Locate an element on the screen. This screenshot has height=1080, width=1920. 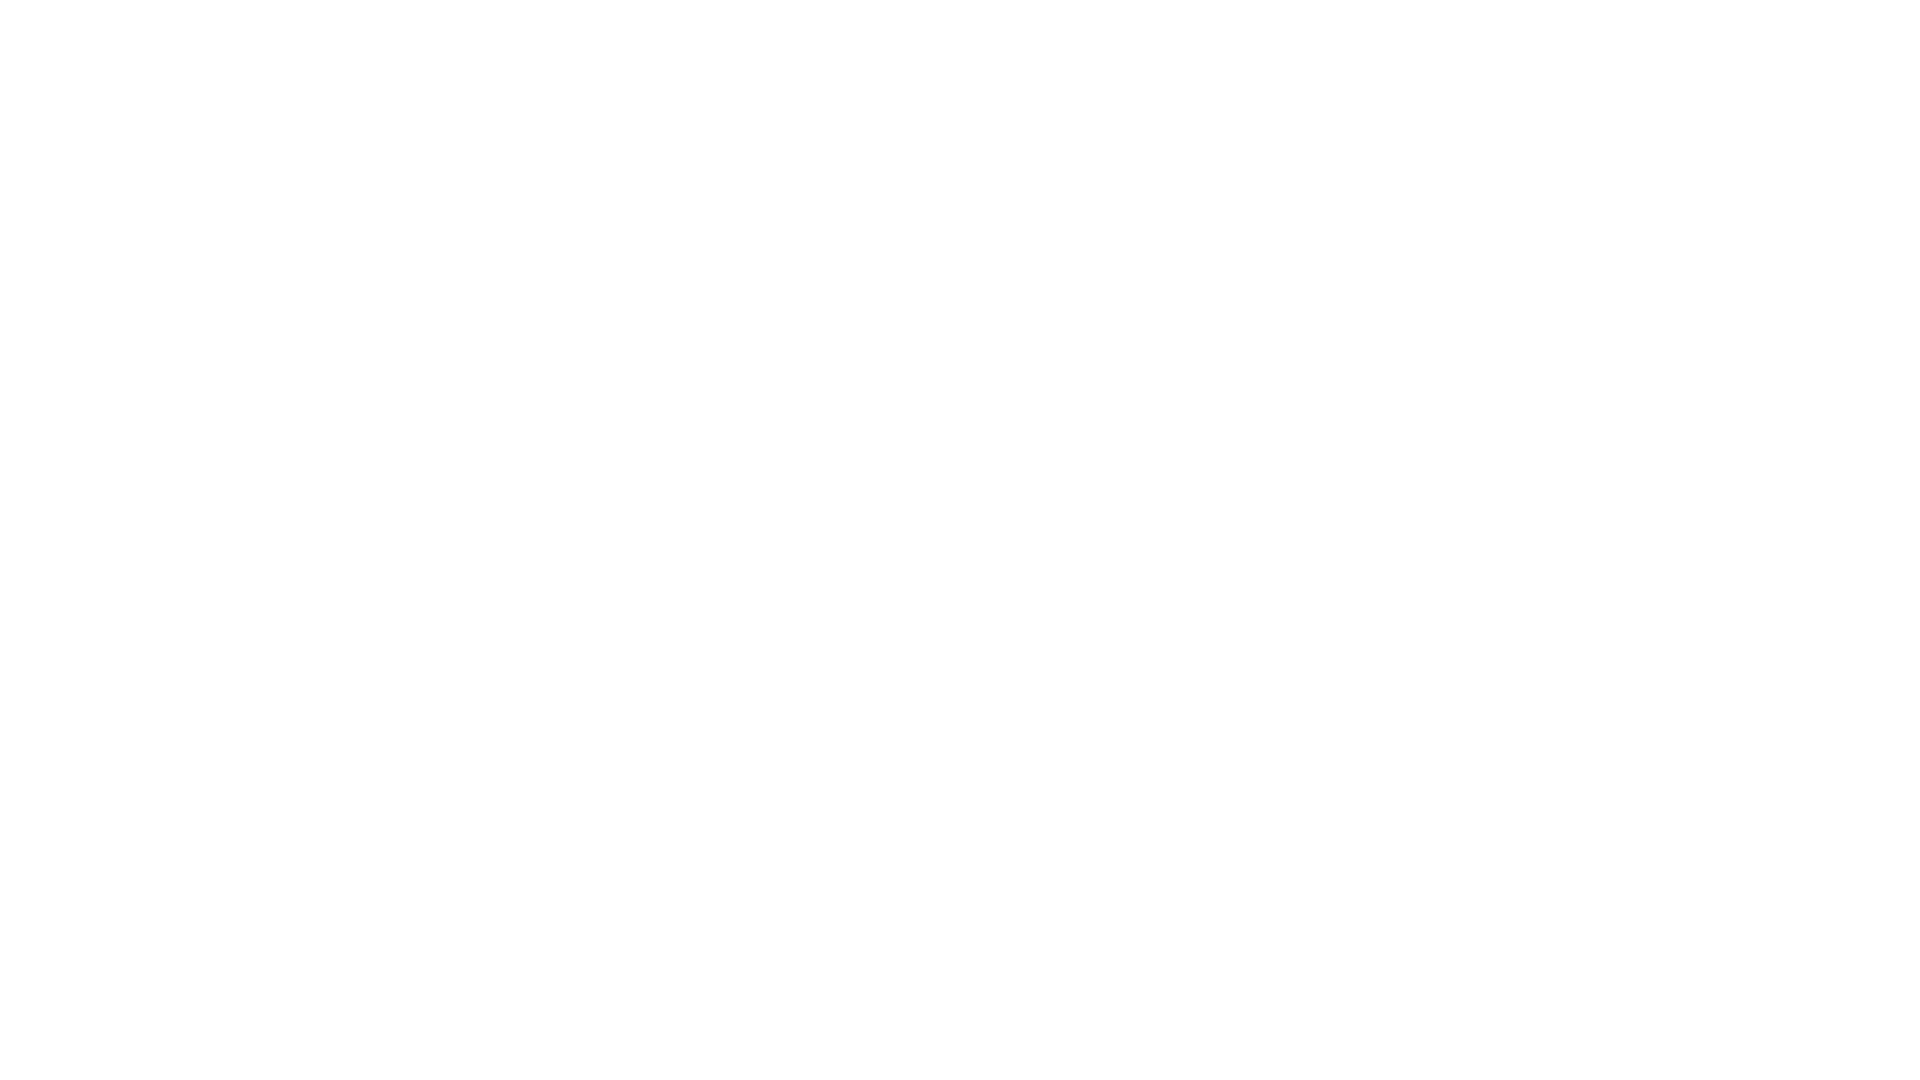
Search is located at coordinates (1515, 42).